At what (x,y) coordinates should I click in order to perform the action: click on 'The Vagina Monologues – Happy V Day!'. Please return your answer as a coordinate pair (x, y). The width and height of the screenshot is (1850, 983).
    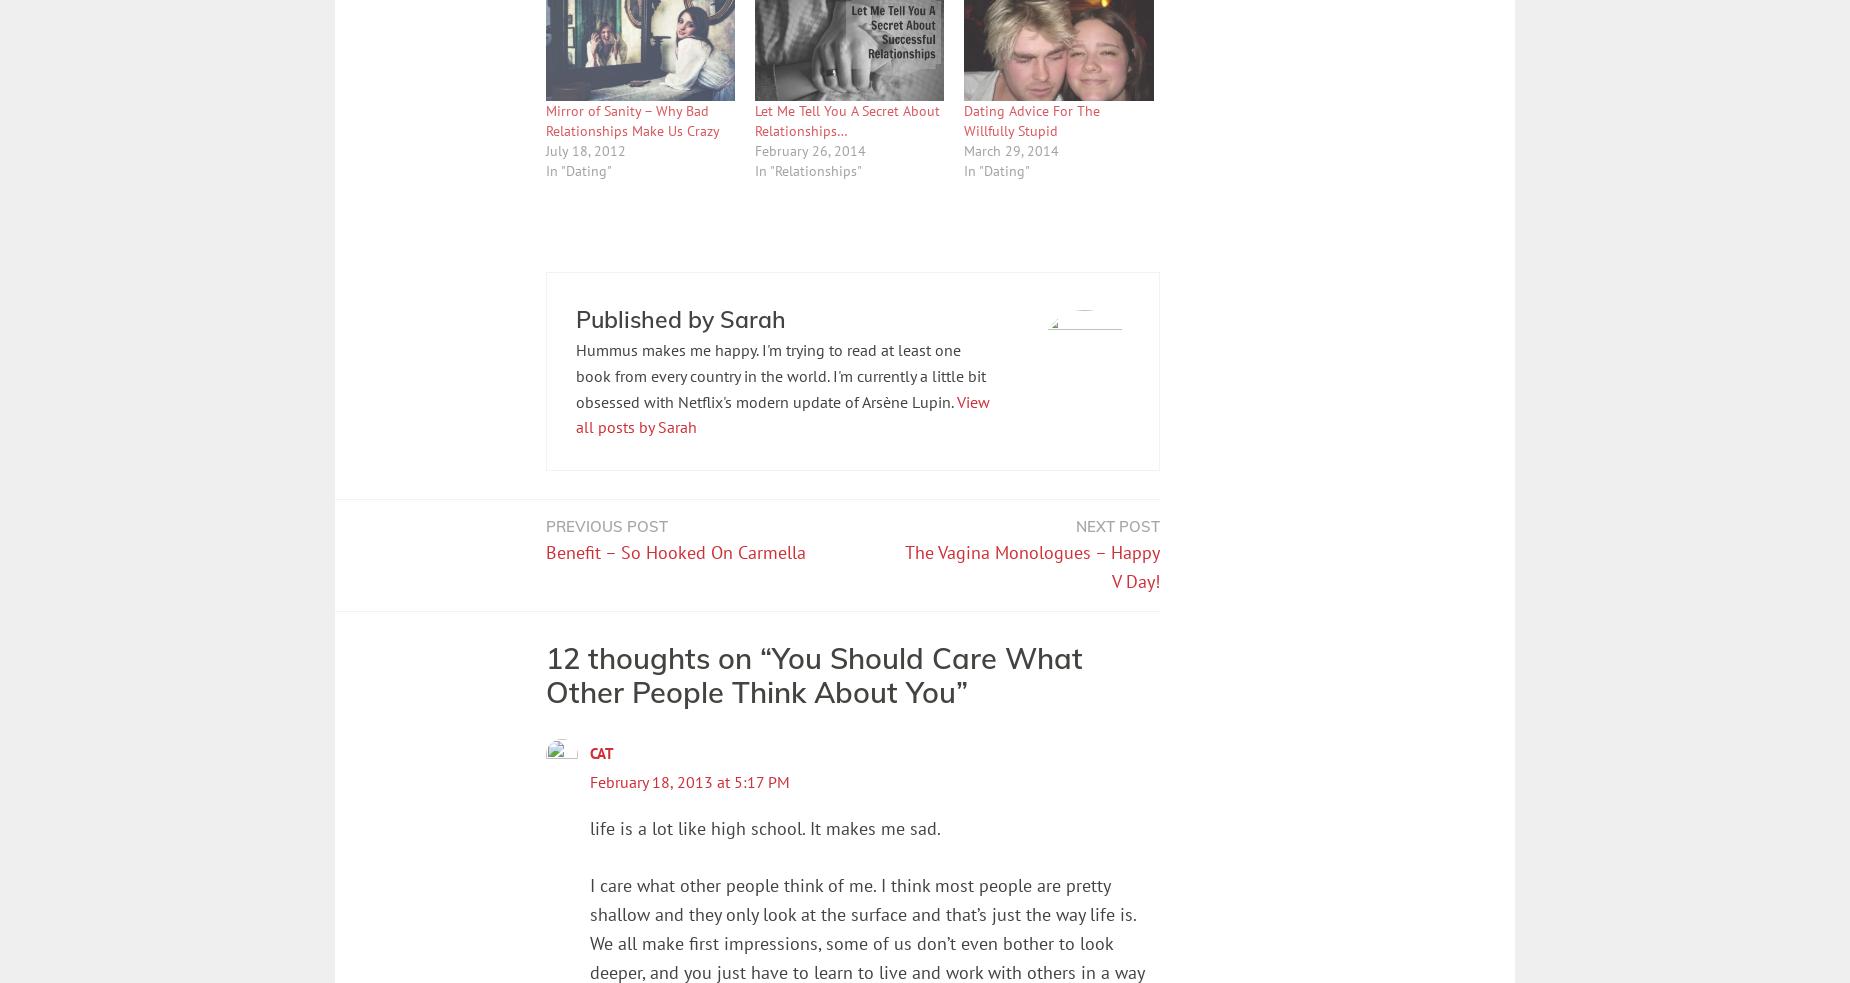
    Looking at the image, I should click on (1031, 566).